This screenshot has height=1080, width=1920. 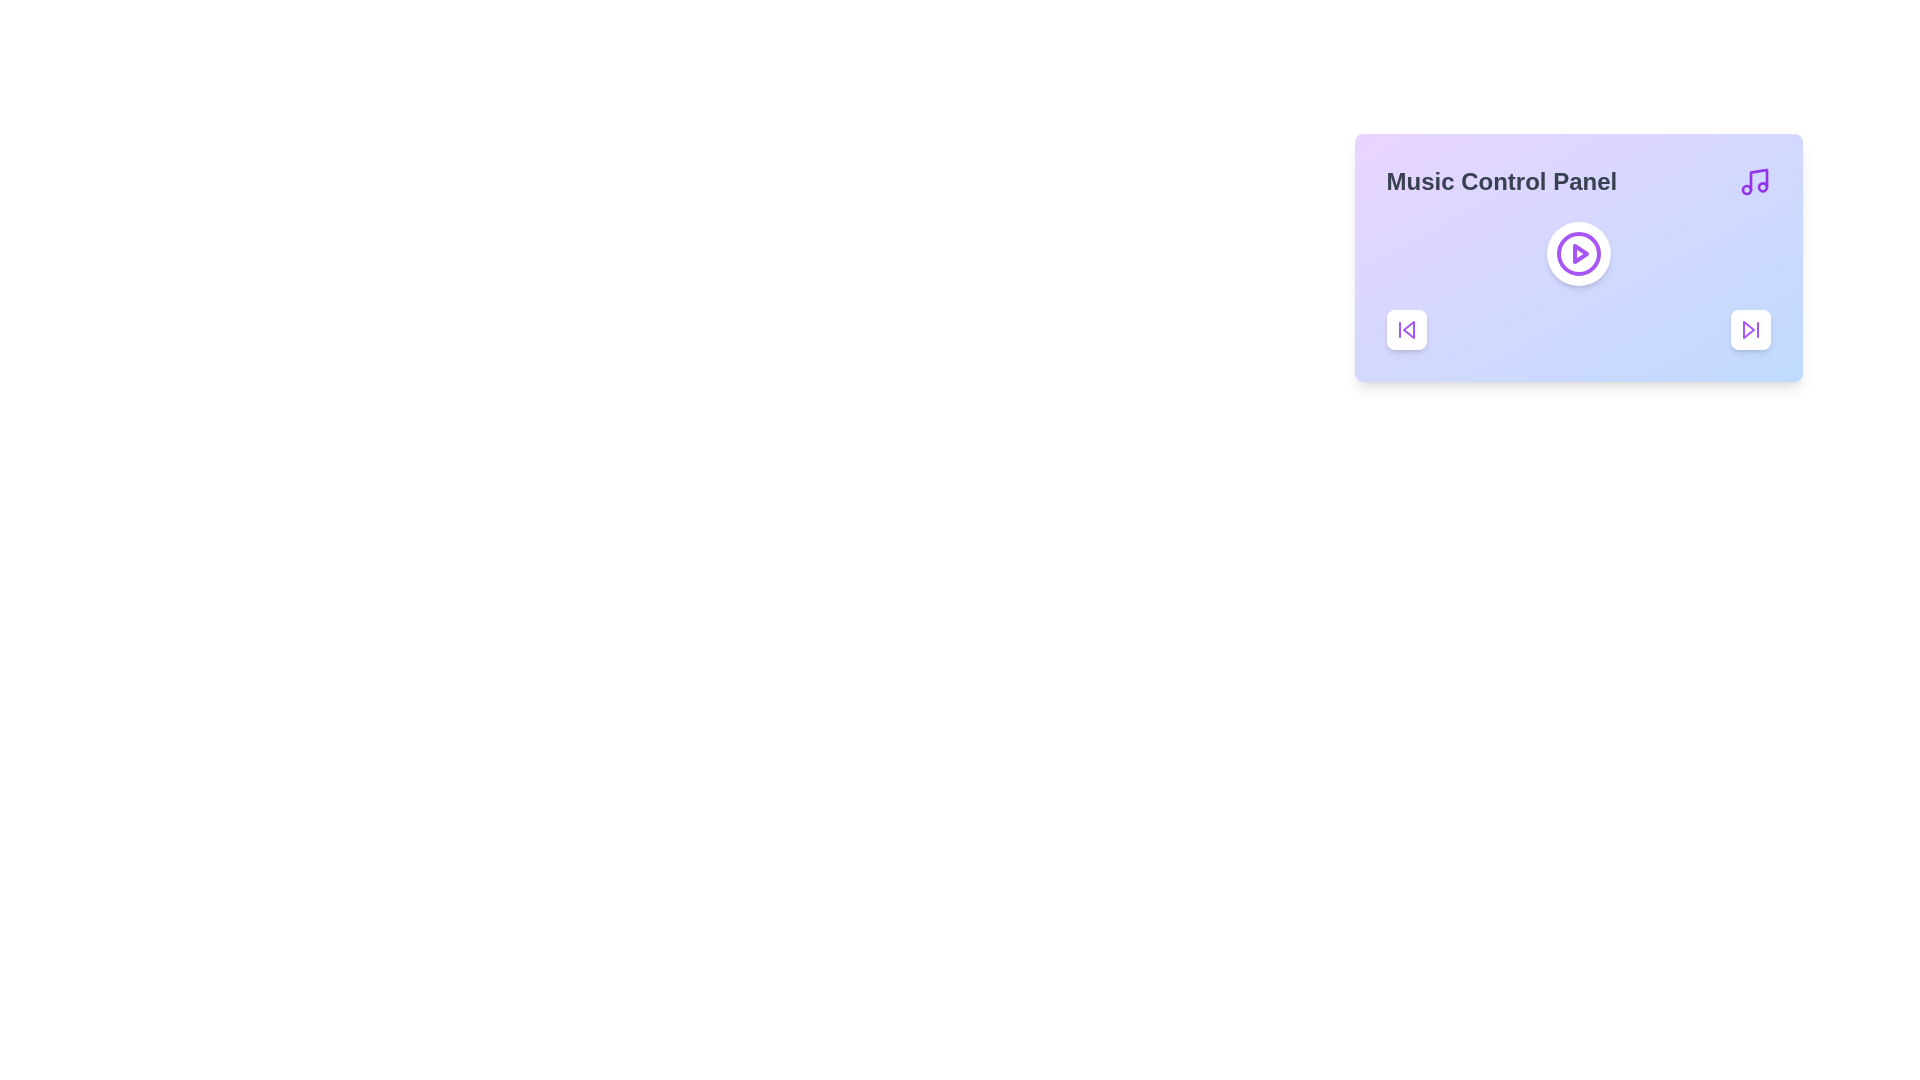 I want to click on the purple triangular play icon within the circular boundary in the music control interface, so click(x=1579, y=253).